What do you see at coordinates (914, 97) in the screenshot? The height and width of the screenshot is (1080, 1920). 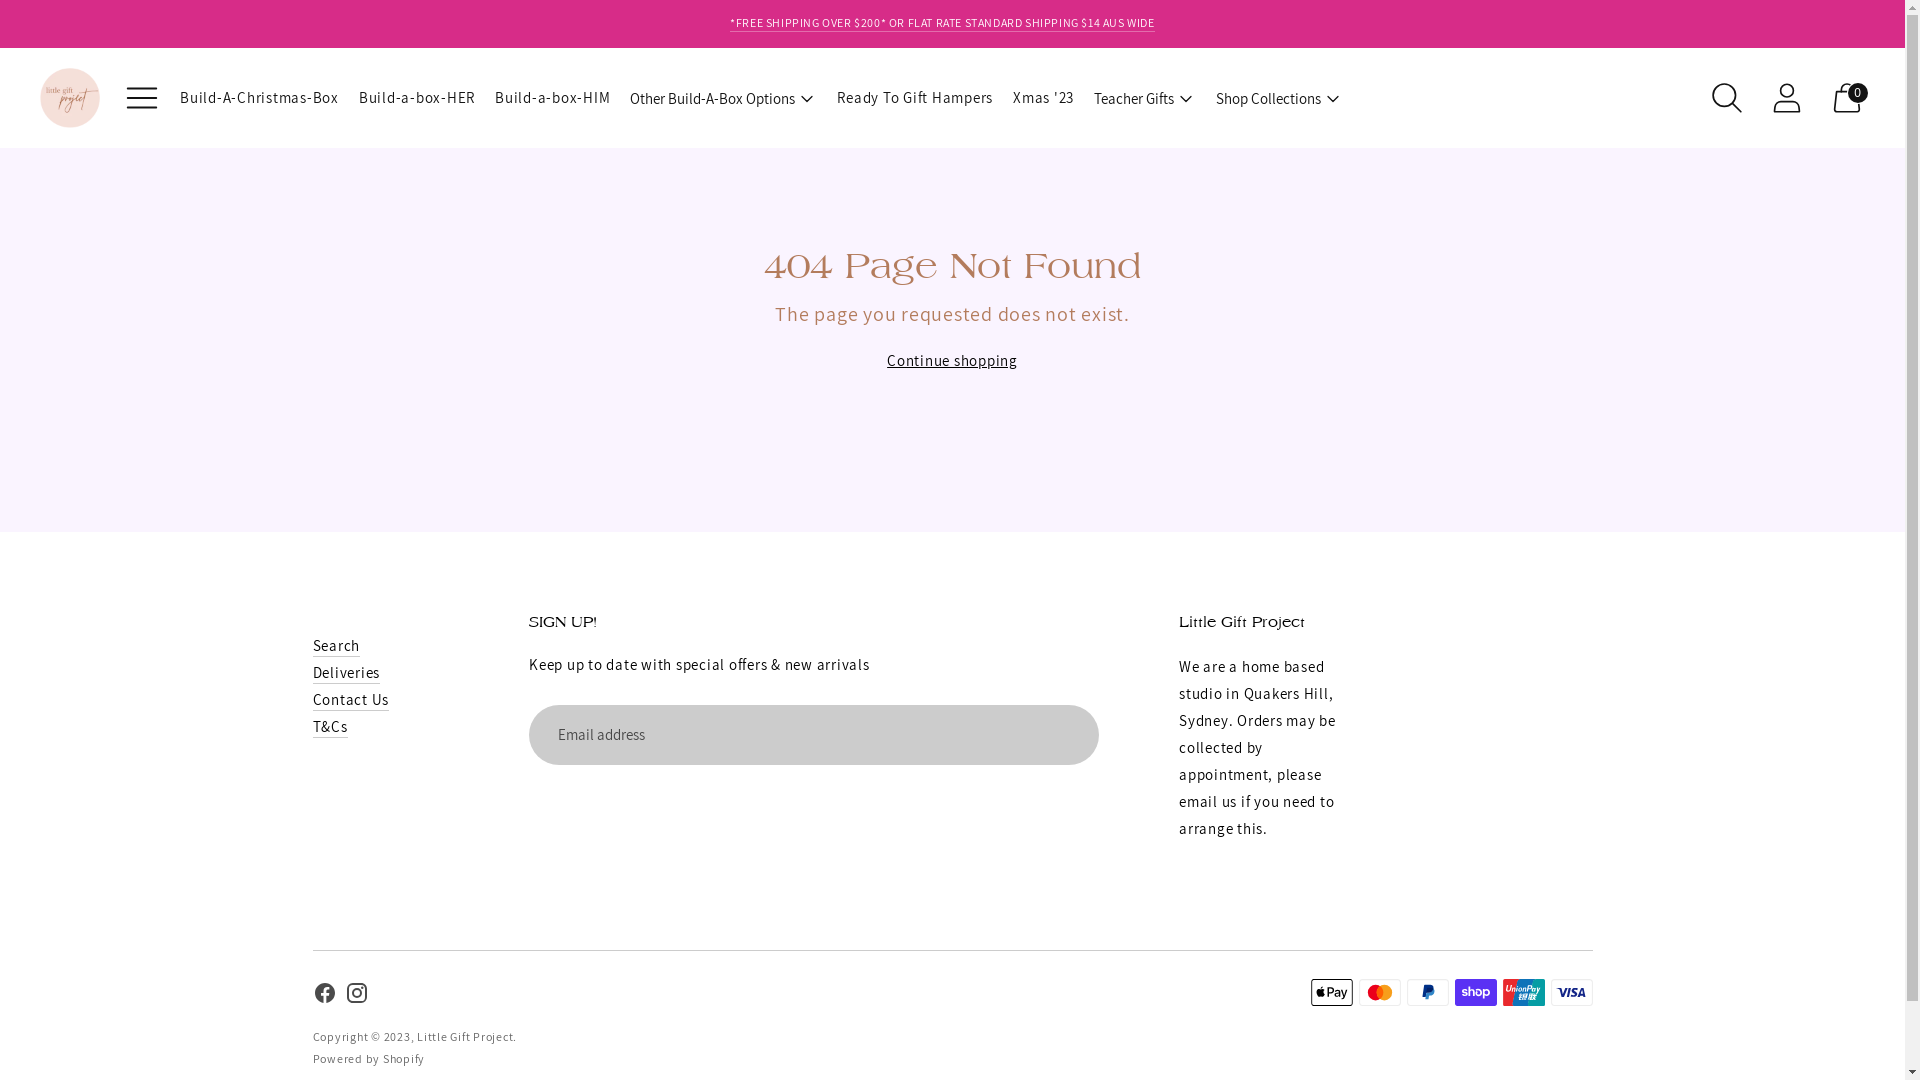 I see `'Ready To Gift Hampers'` at bounding box center [914, 97].